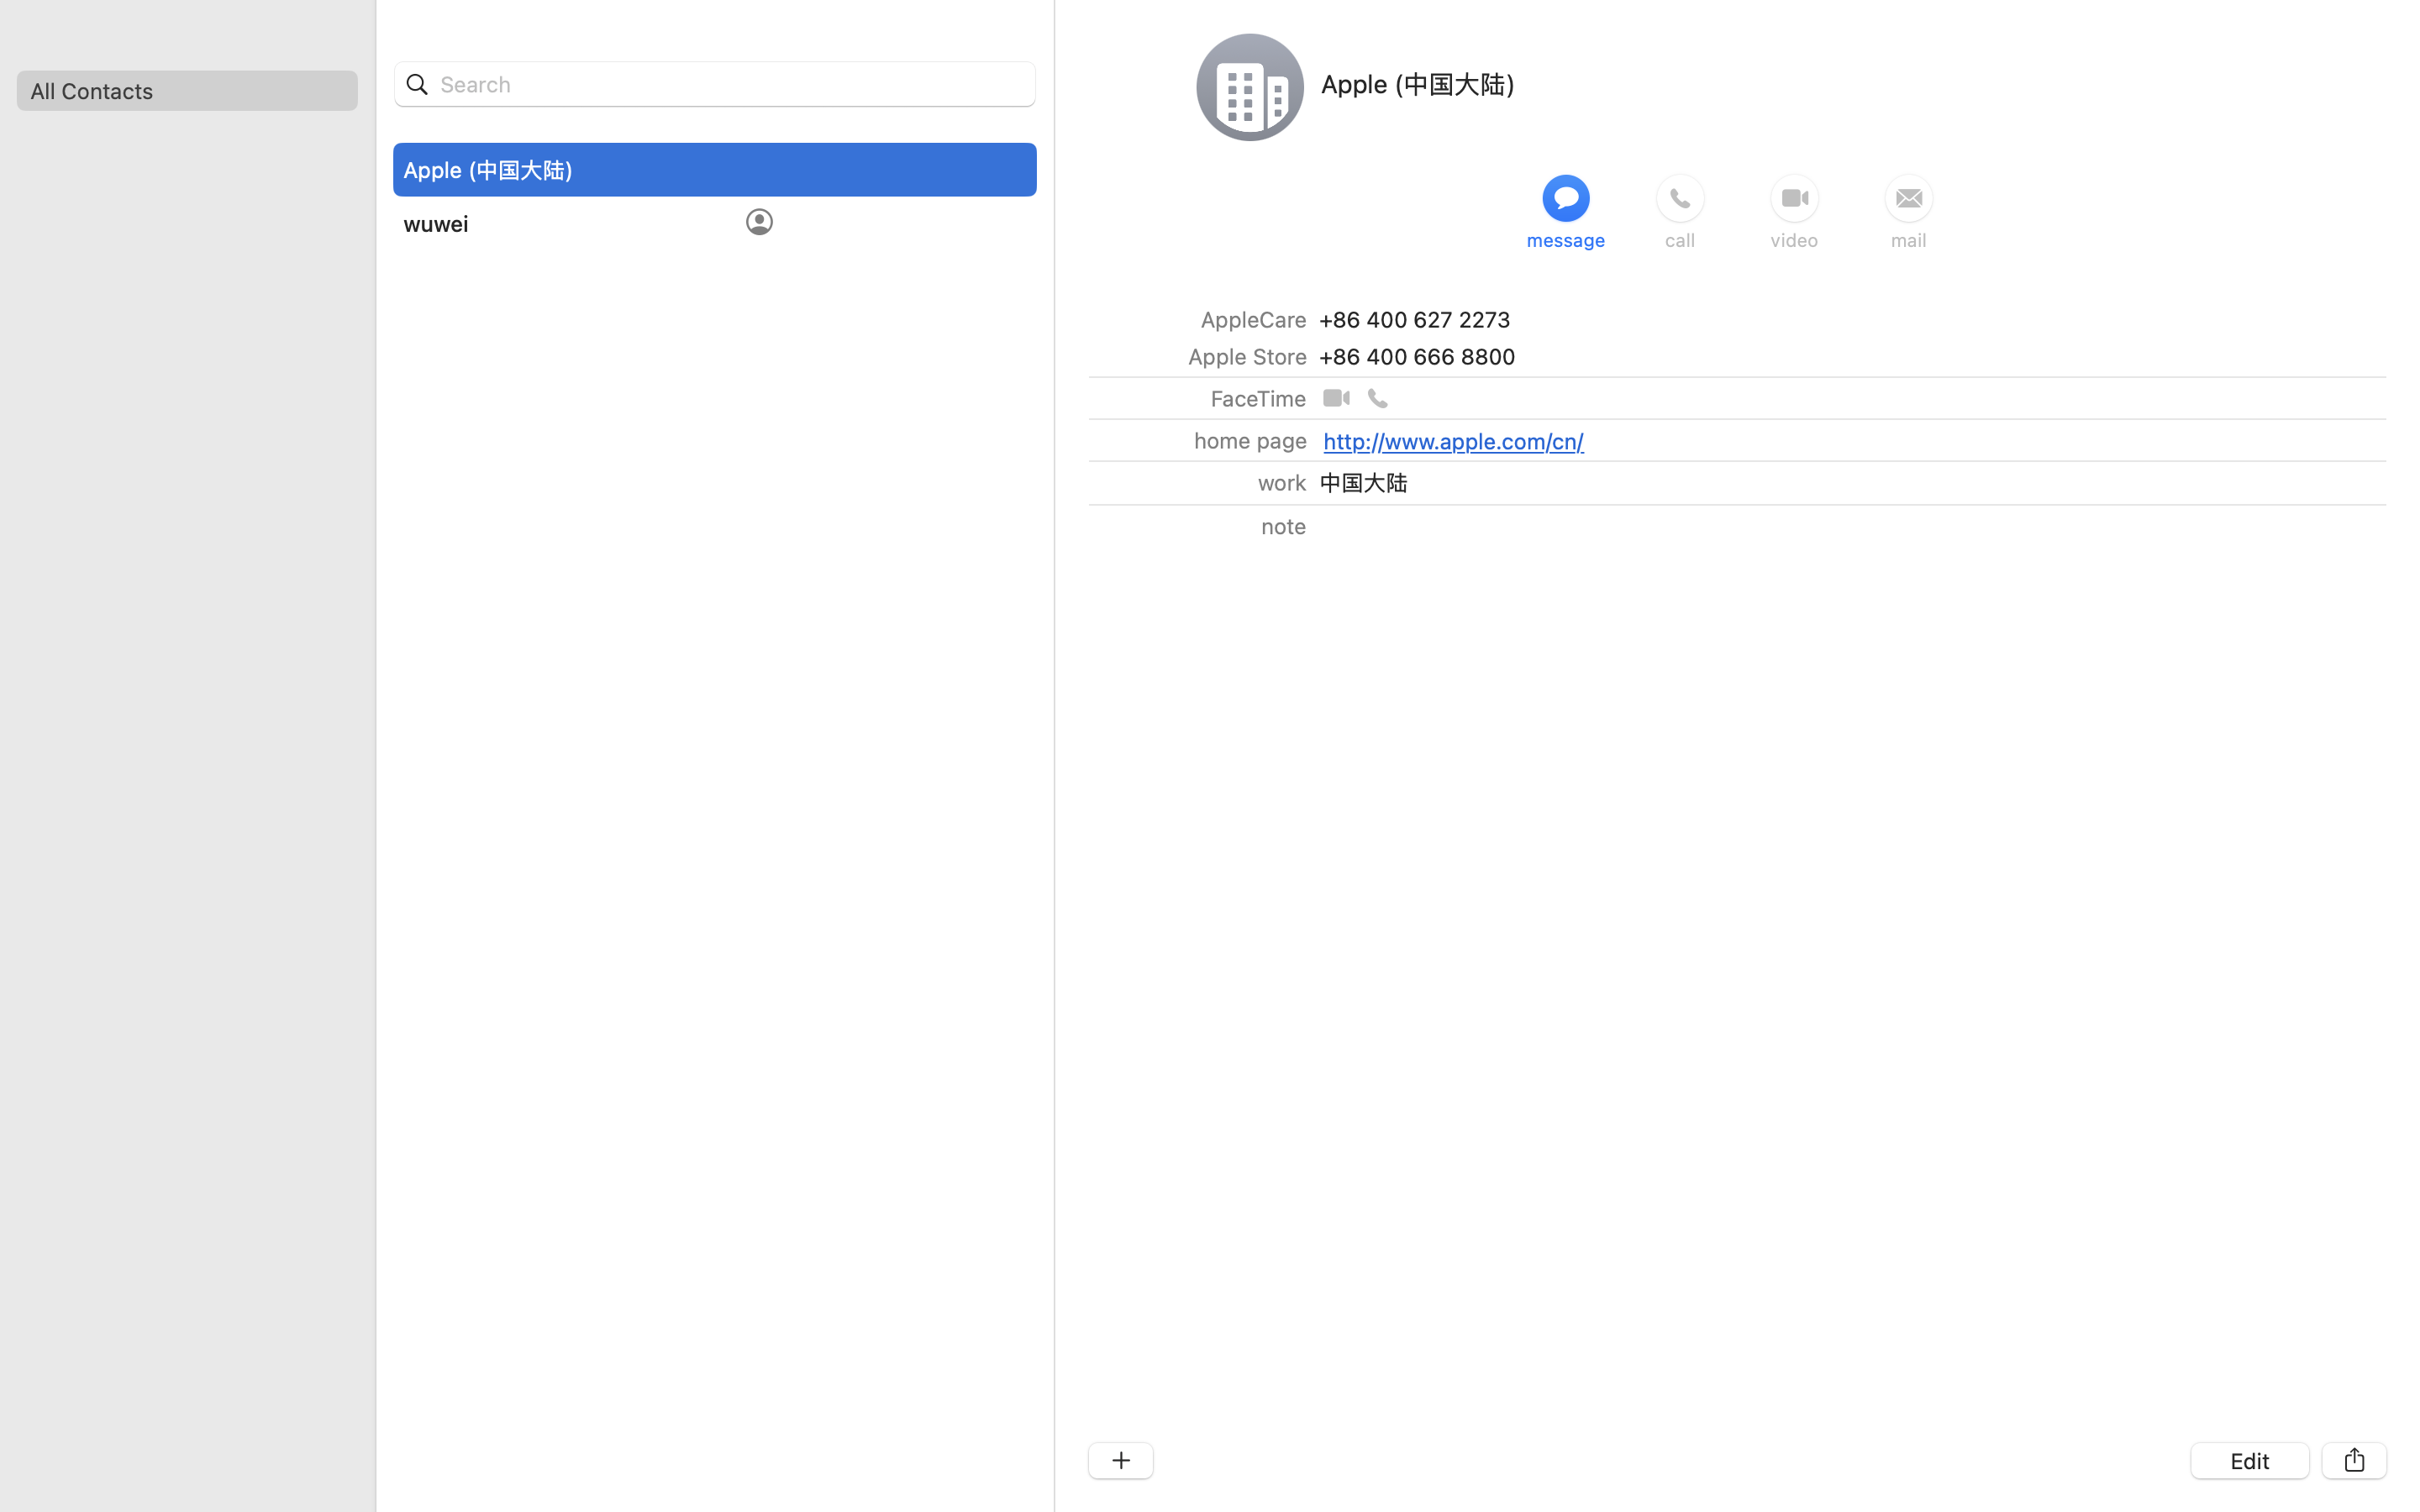  Describe the element at coordinates (1418, 355) in the screenshot. I see `'‭+86 400 666 8800‬'` at that location.